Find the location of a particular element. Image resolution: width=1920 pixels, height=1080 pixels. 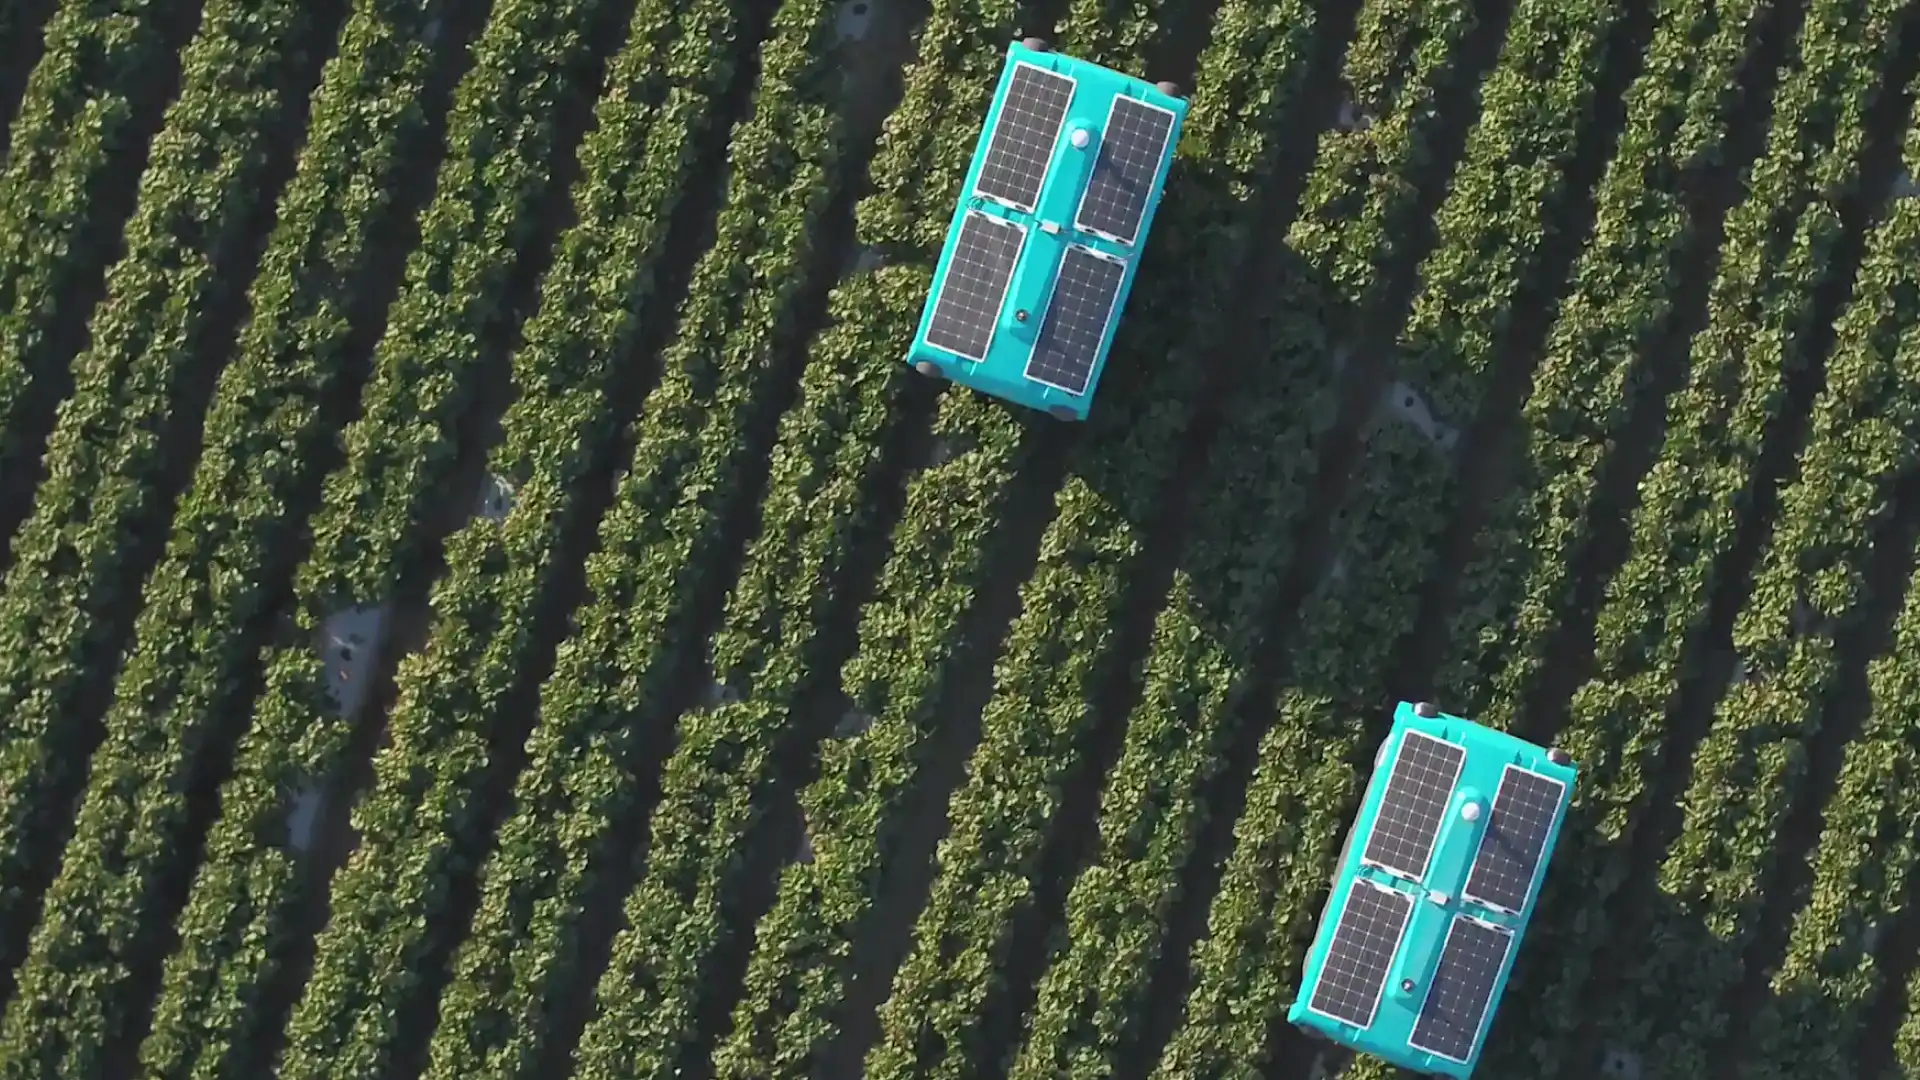

Introducing Malta Project Malta  a new approach to grid-scale energy storage whose secret ingredient is molten salt  graduates from X and becomes an independent company outside Alphabet as they get ready to build their first megawatt-scale pilot plant. is located at coordinates (1013, 512).